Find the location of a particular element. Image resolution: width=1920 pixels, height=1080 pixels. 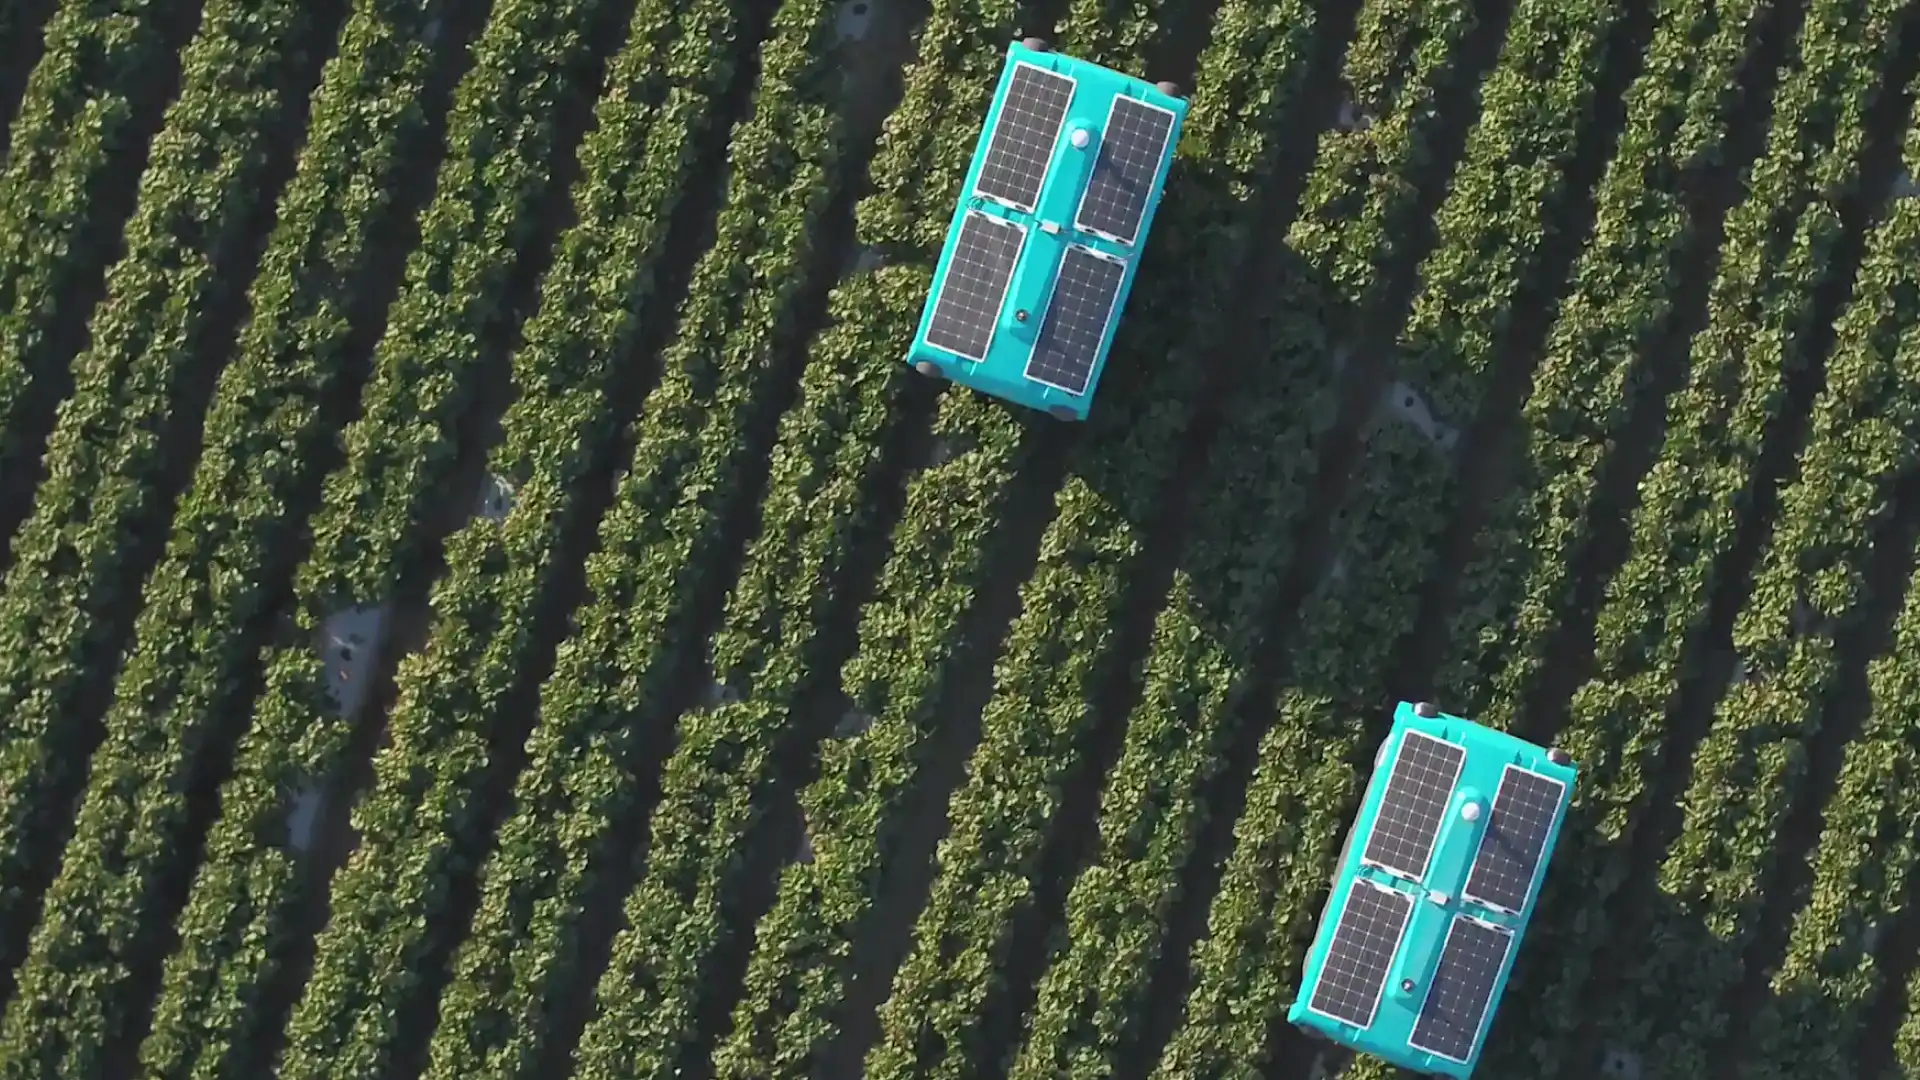

Introducing Malta Project Malta  a new approach to grid-scale energy storage whose secret ingredient is molten salt  graduates from X and becomes an independent company outside Alphabet as they get ready to build their first megawatt-scale pilot plant. is located at coordinates (1013, 512).